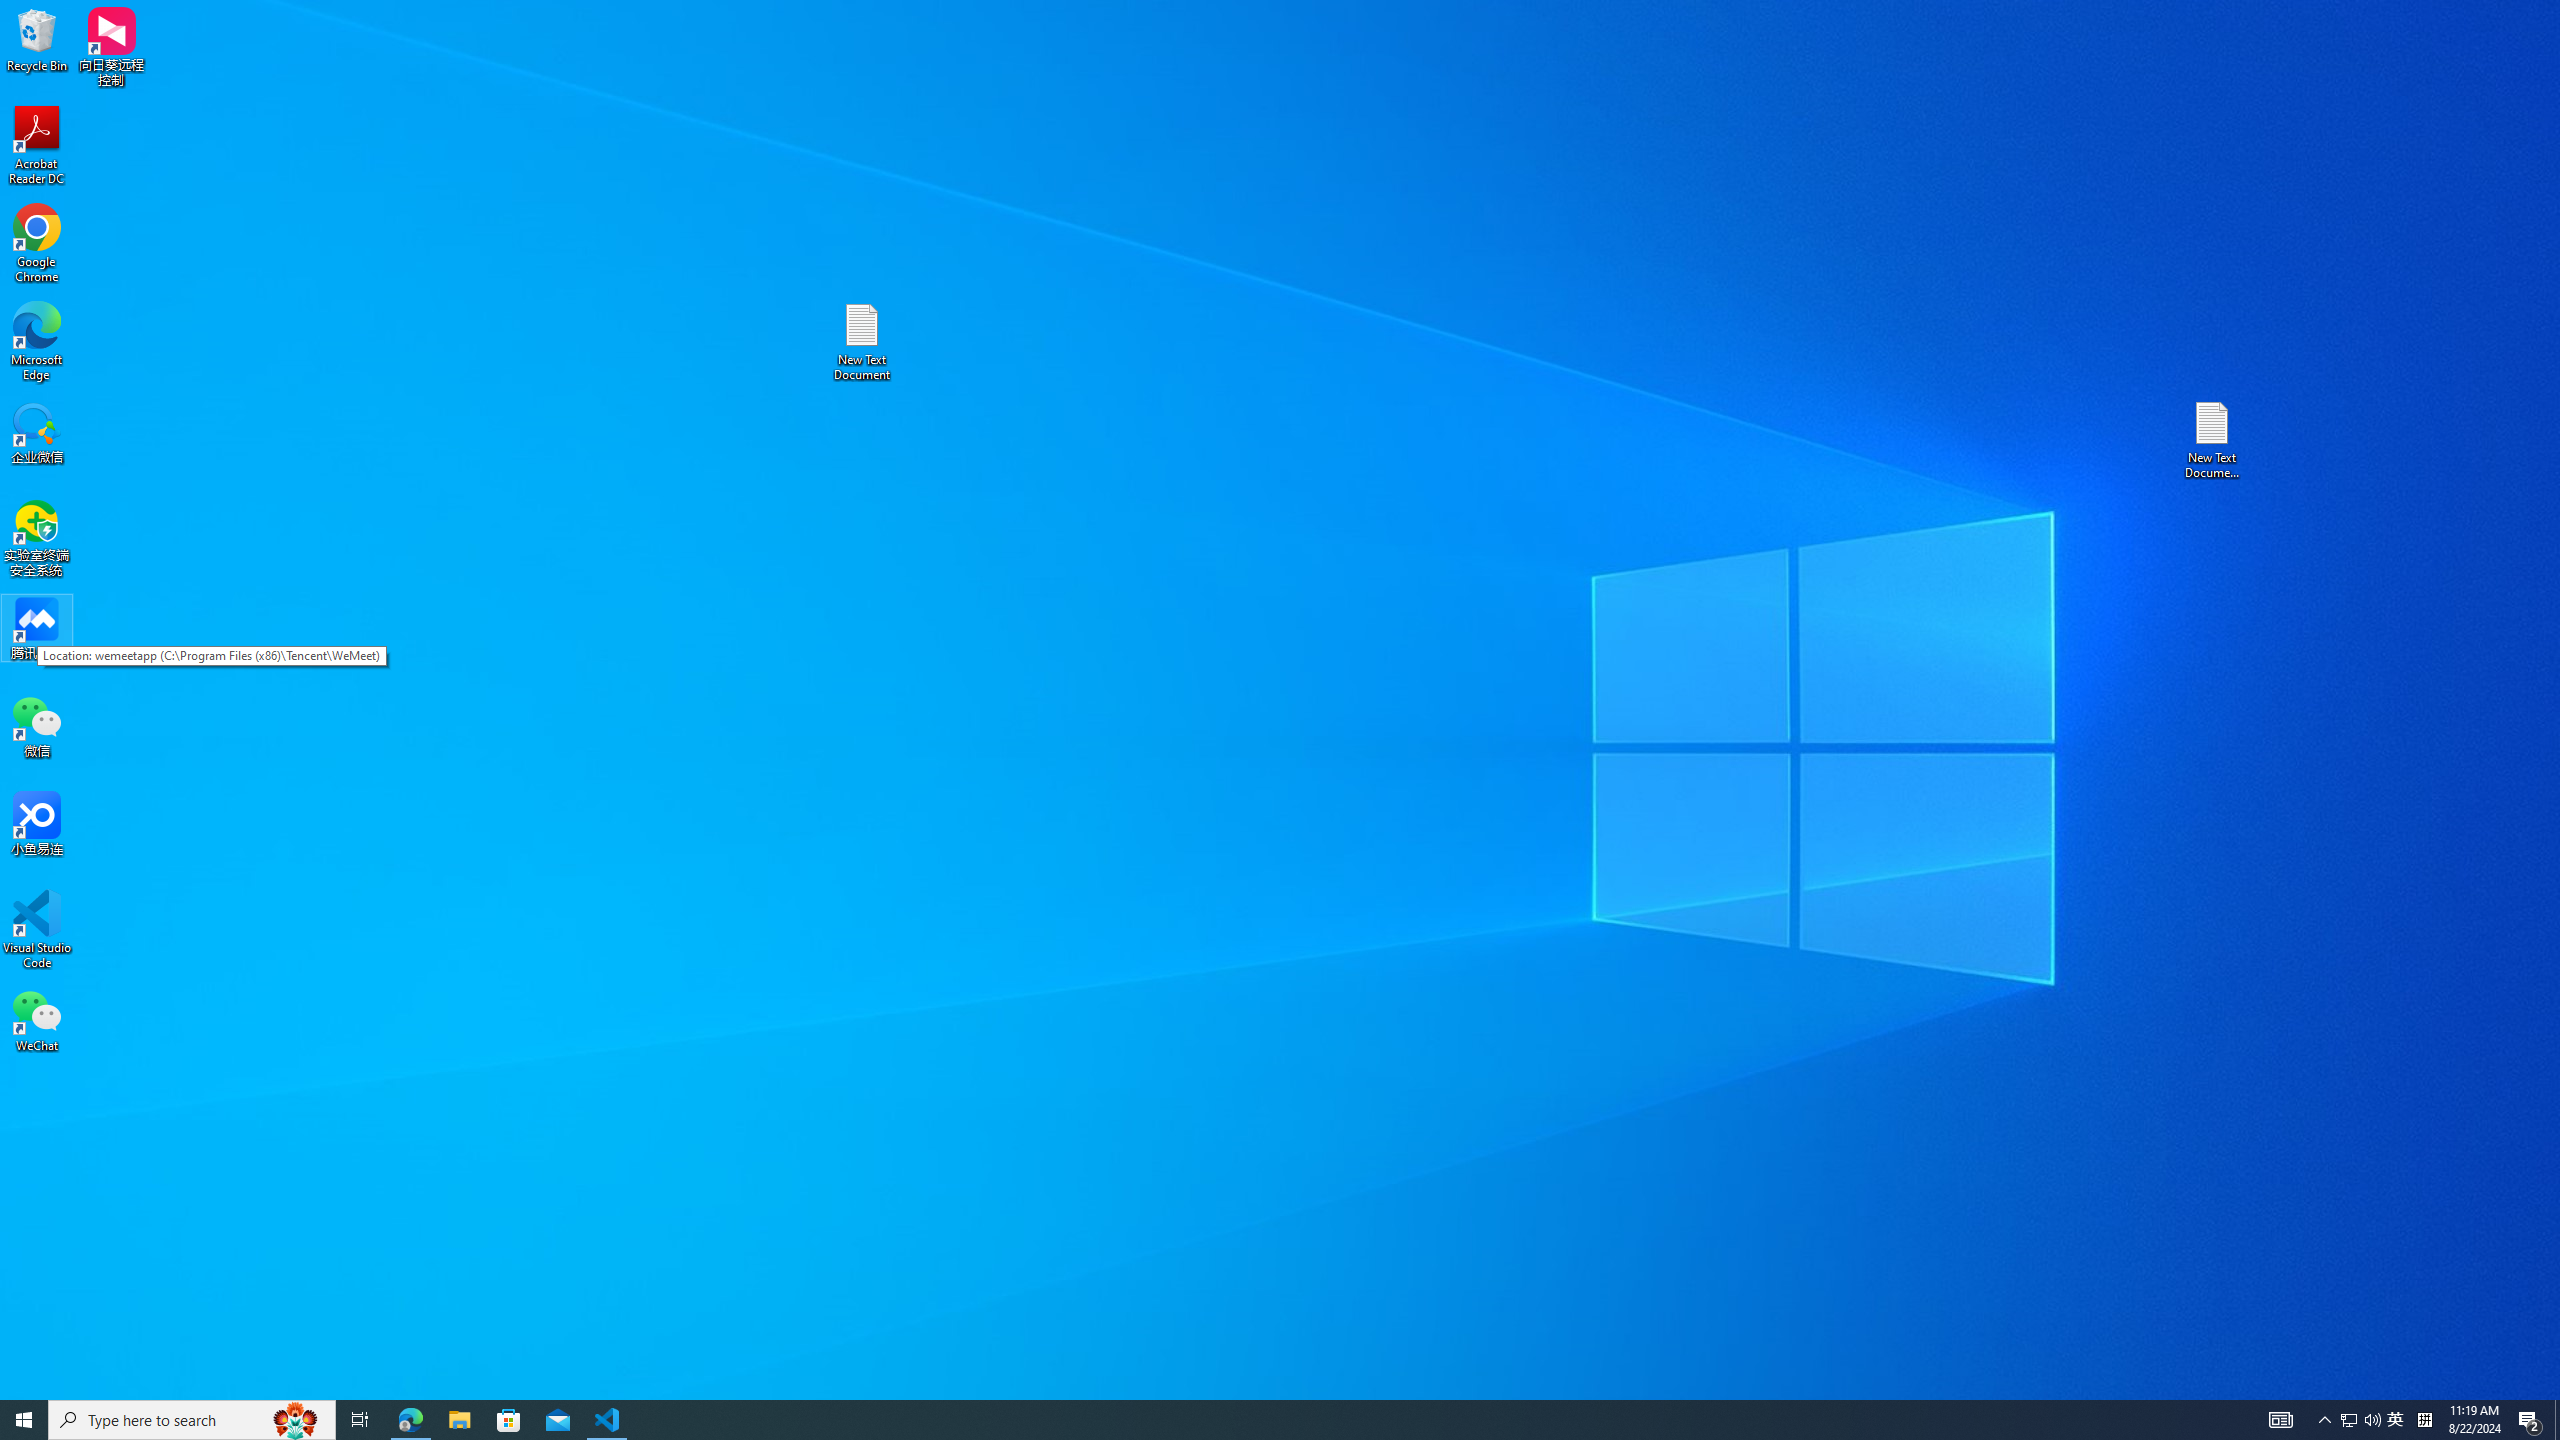 This screenshot has width=2560, height=1440. What do you see at coordinates (358, 1418) in the screenshot?
I see `'Task View'` at bounding box center [358, 1418].